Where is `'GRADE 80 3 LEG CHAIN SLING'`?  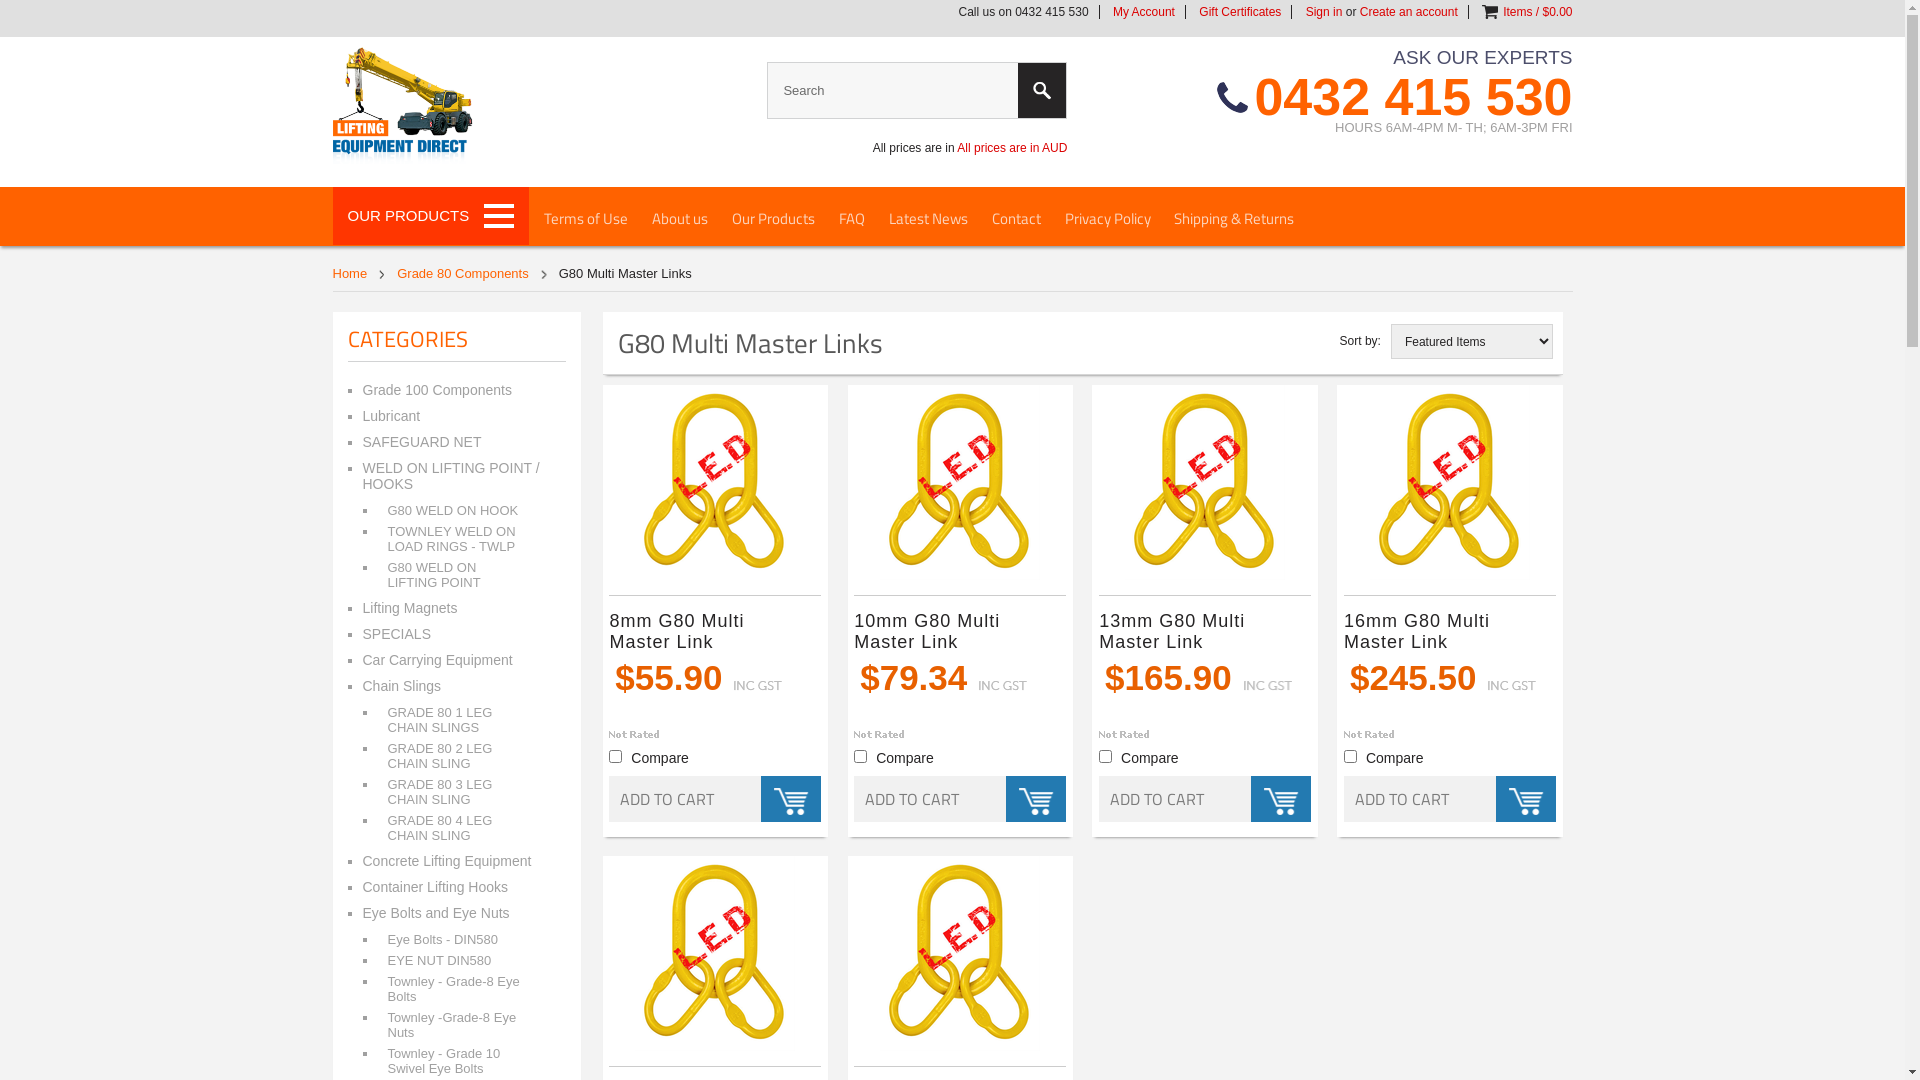 'GRADE 80 3 LEG CHAIN SLING' is located at coordinates (456, 790).